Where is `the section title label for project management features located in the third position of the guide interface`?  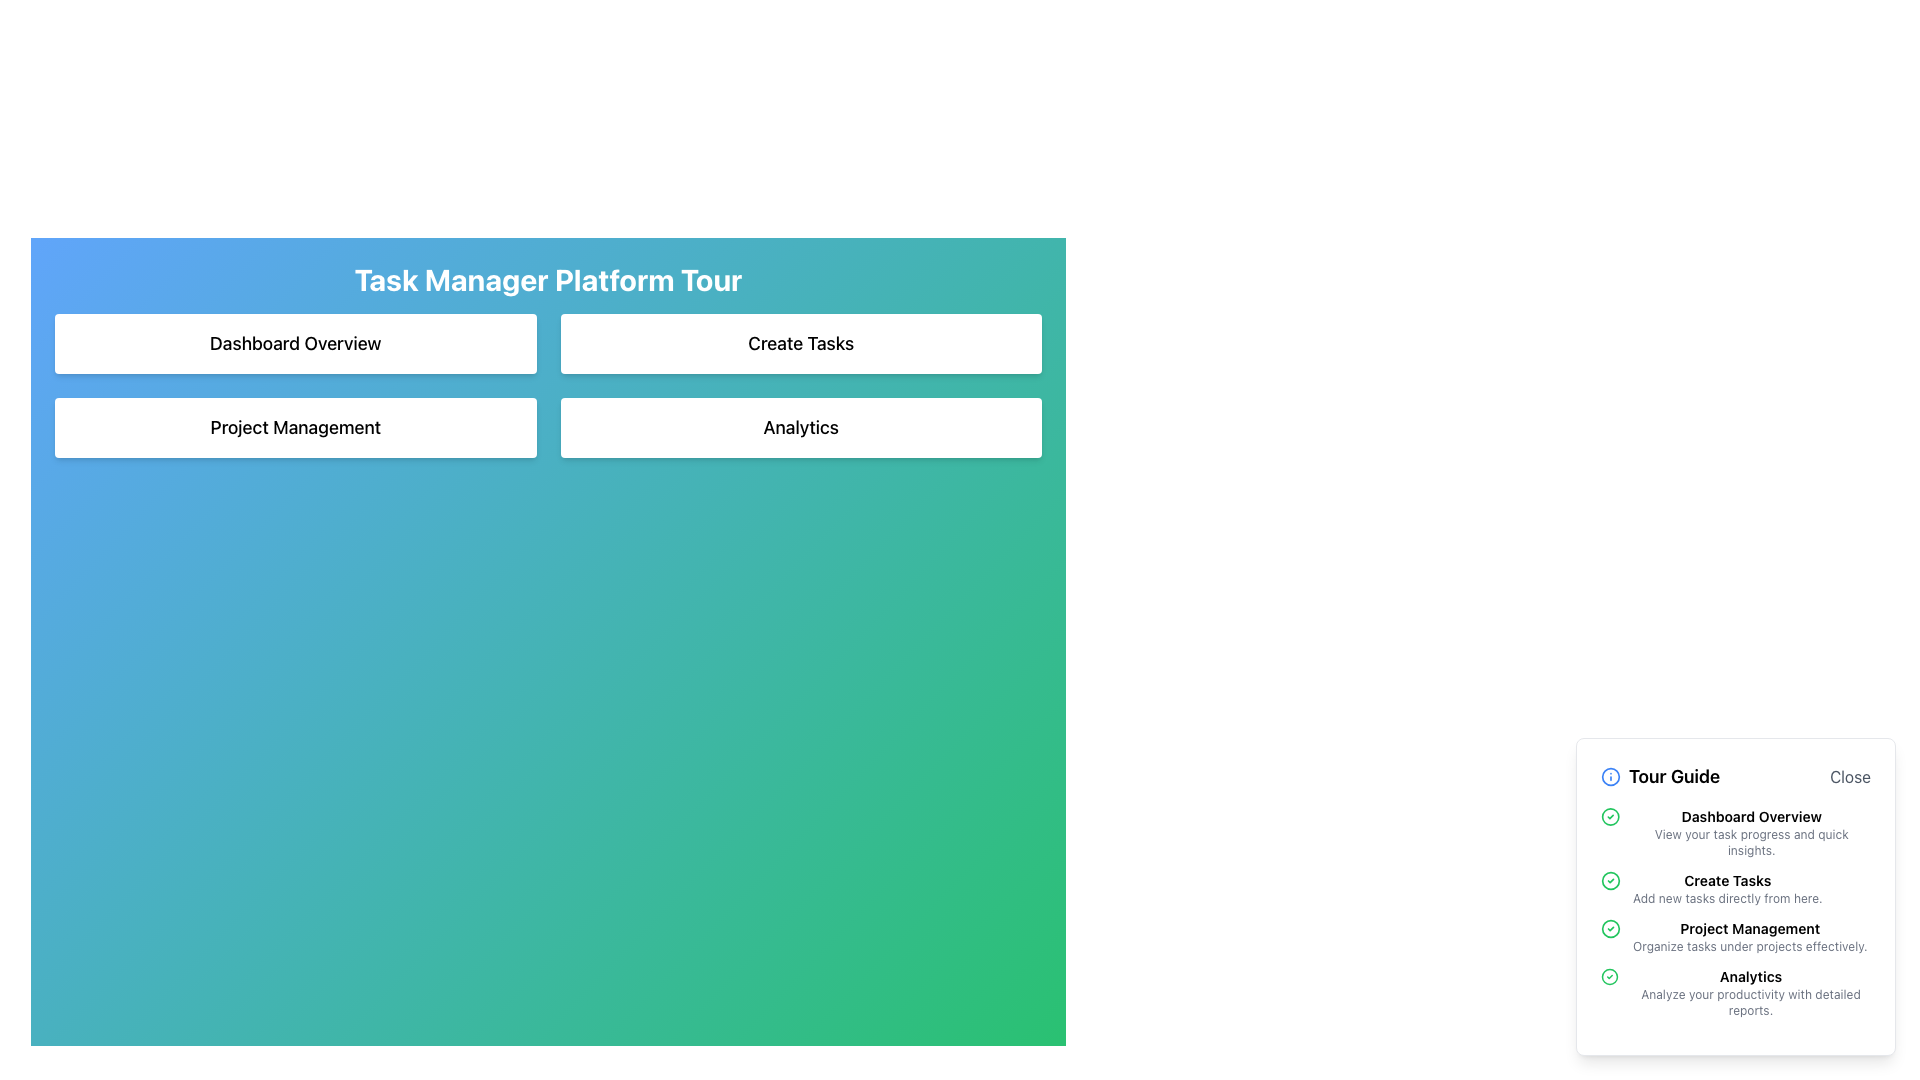 the section title label for project management features located in the third position of the guide interface is located at coordinates (1749, 929).